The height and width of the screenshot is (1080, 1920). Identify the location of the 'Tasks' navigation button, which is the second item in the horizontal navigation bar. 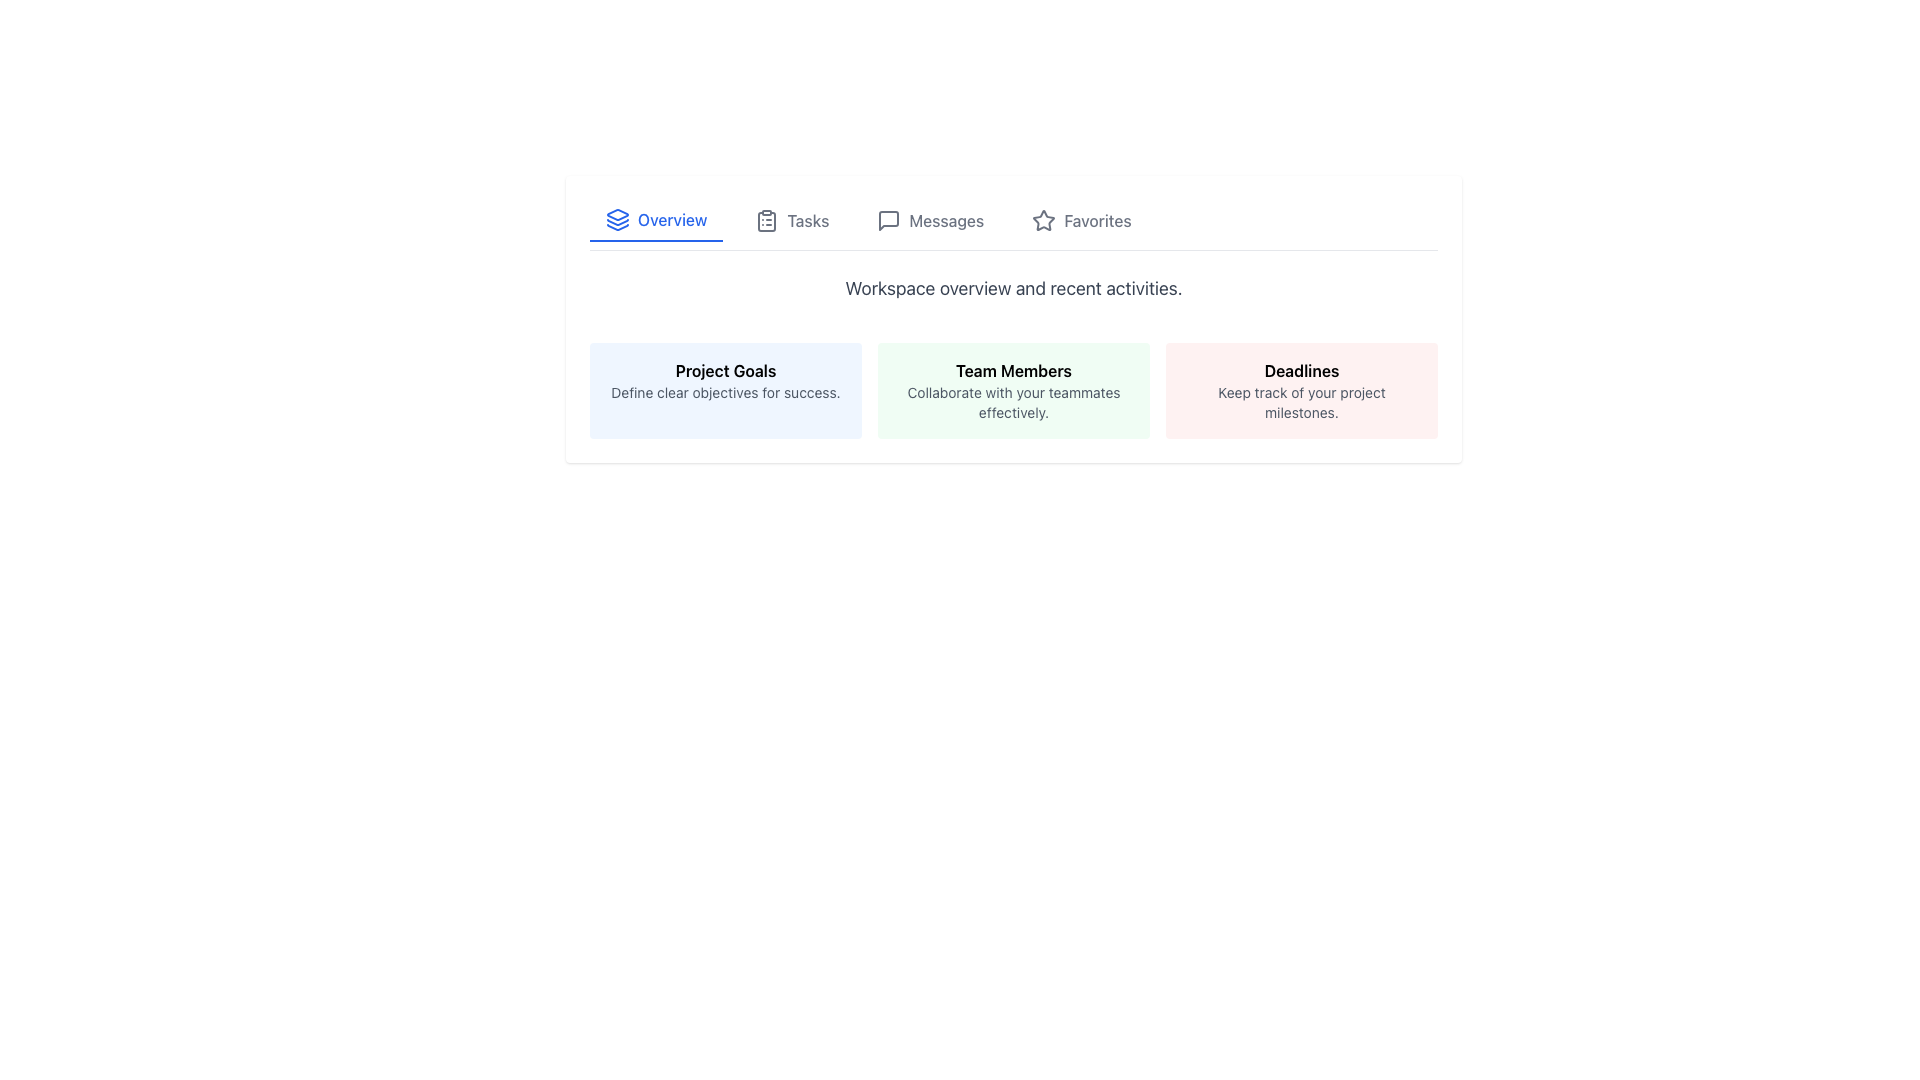
(791, 220).